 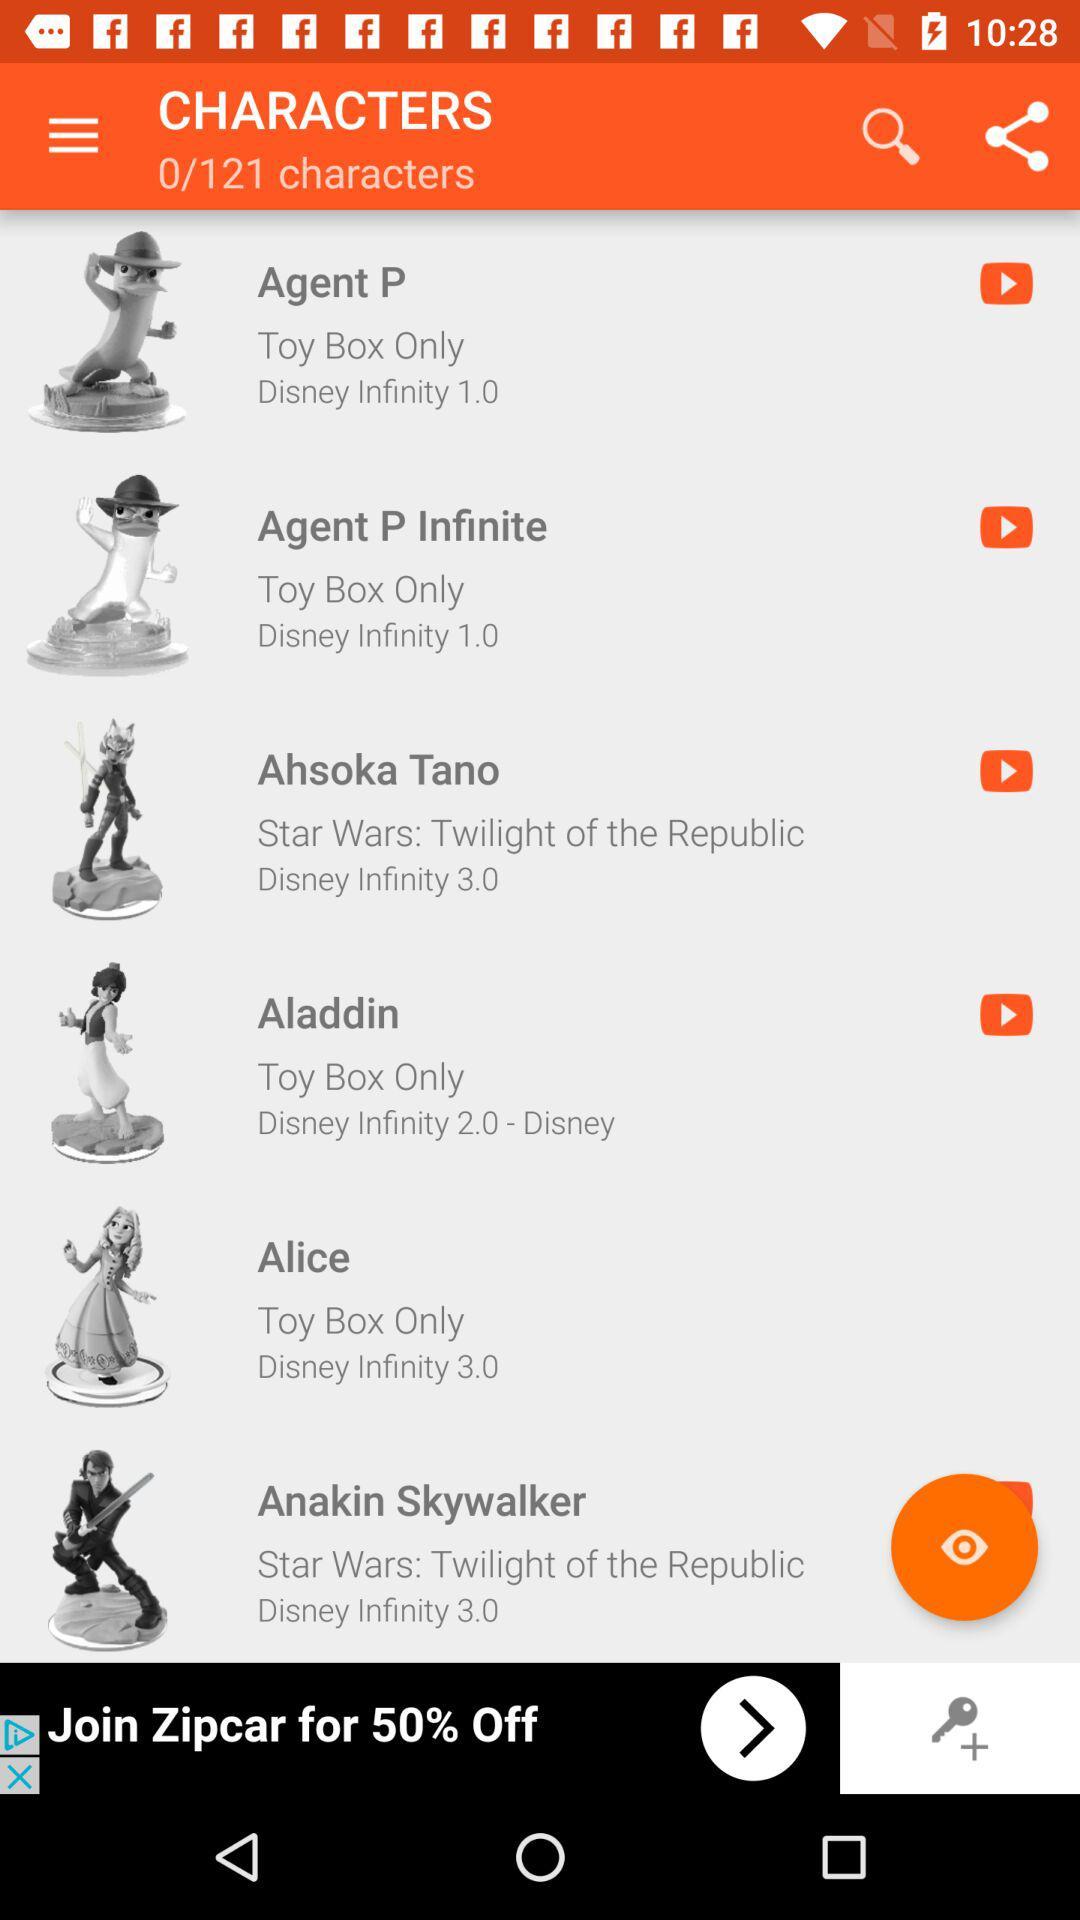 What do you see at coordinates (963, 1546) in the screenshot?
I see `click here to preview` at bounding box center [963, 1546].